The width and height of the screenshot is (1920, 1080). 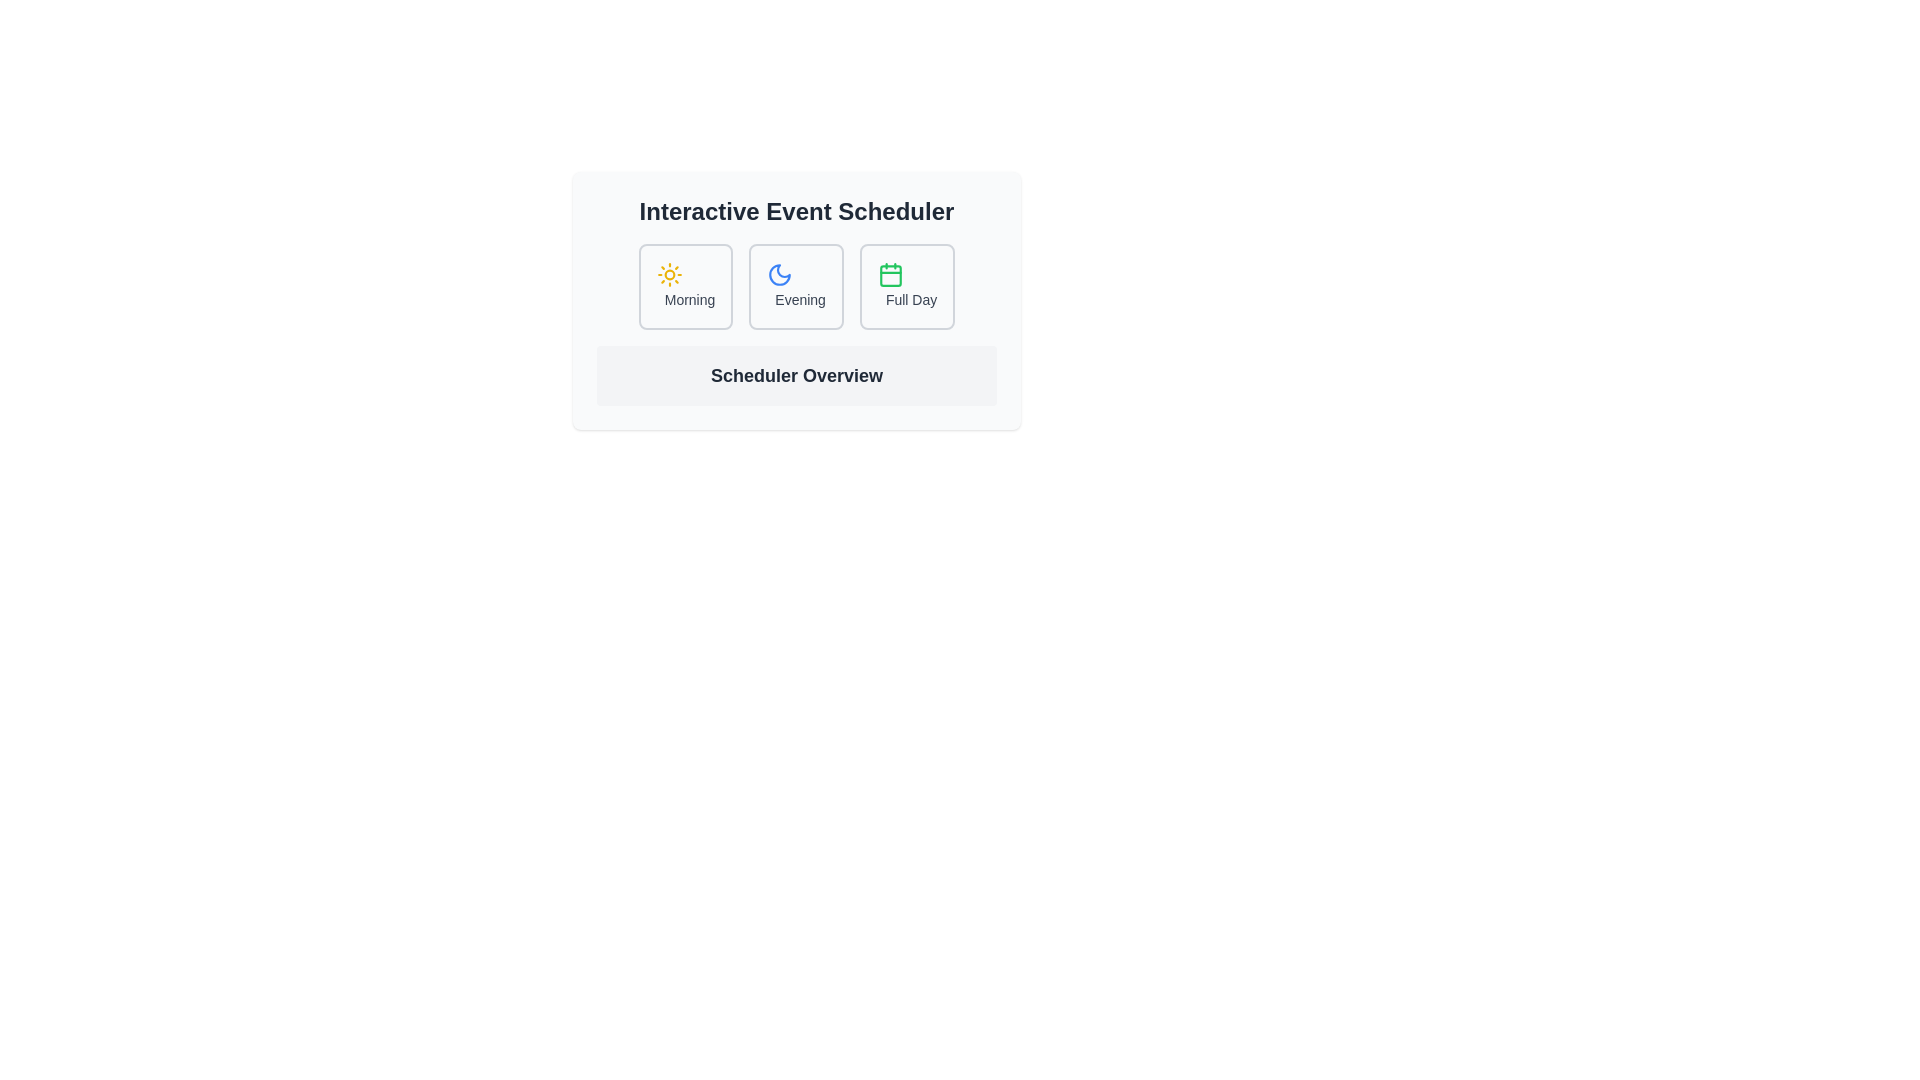 What do you see at coordinates (779, 274) in the screenshot?
I see `the blue SVG moon icon representing the evening state, located in the center of the 'Evening' button in the button group below the title 'Interactive Event Scheduler'` at bounding box center [779, 274].